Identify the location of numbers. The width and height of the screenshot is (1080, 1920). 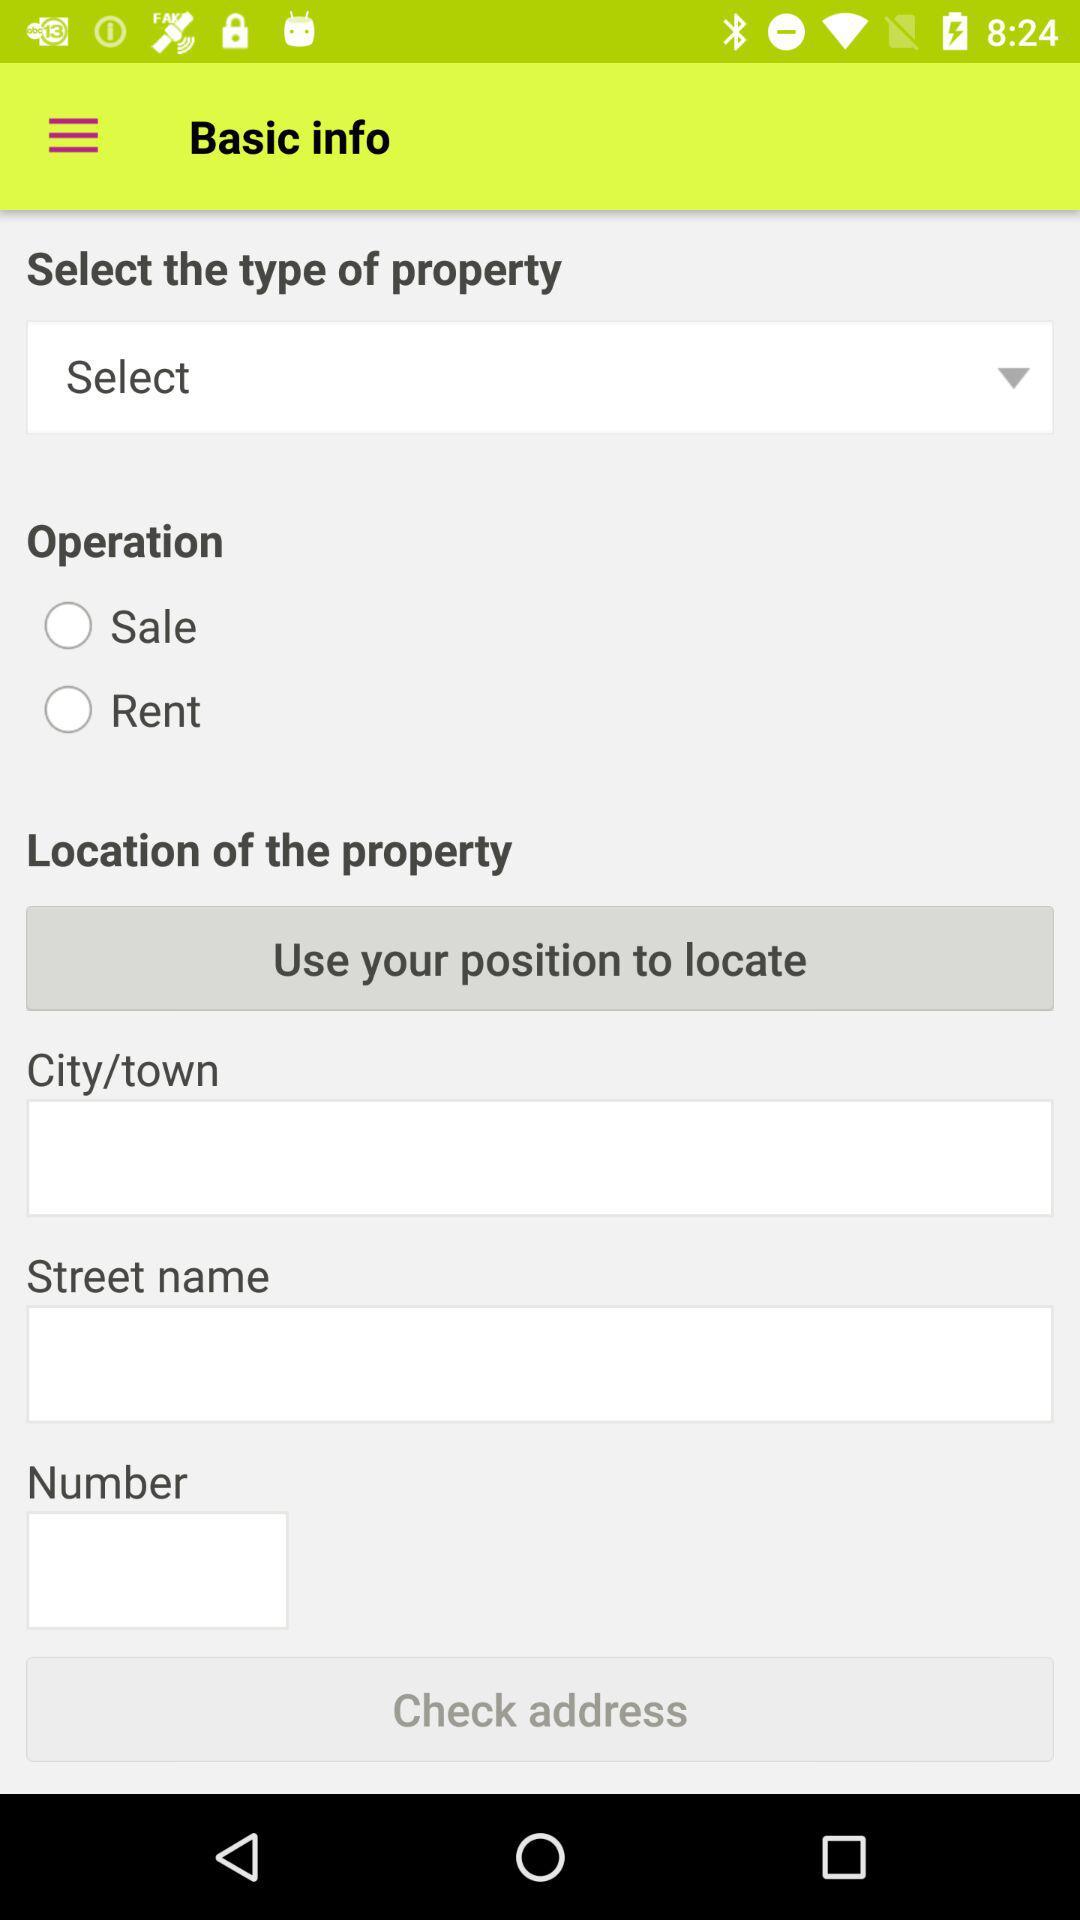
(156, 1569).